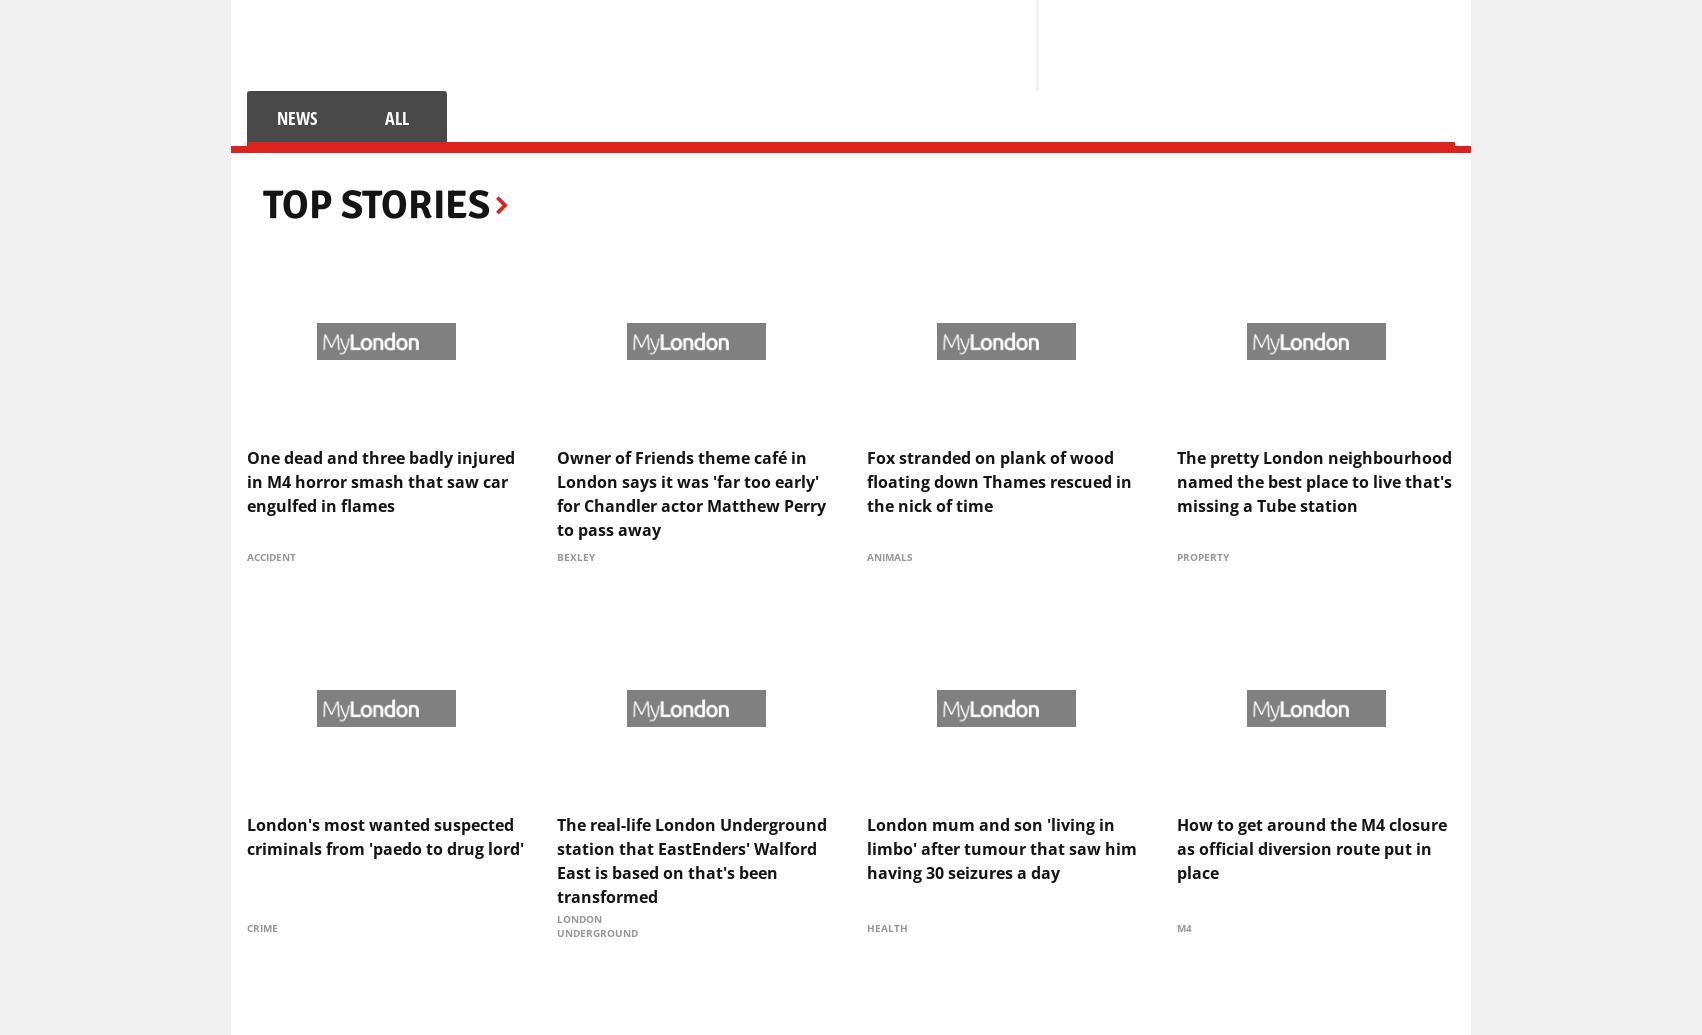 The image size is (1702, 1035). Describe the element at coordinates (889, 555) in the screenshot. I see `'Animals'` at that location.